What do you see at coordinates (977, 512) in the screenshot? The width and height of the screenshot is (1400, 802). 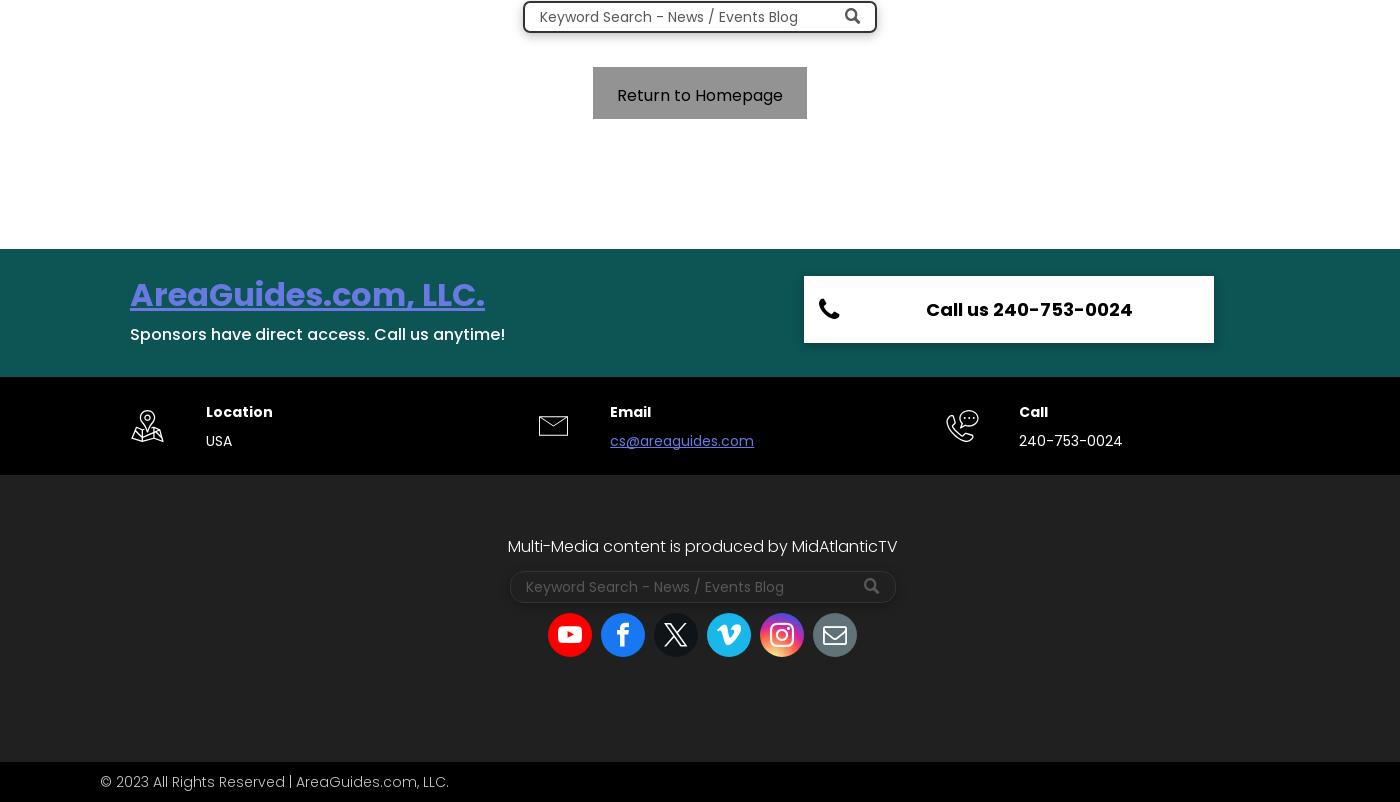 I see `'European Sport Garage, Inc.'` at bounding box center [977, 512].